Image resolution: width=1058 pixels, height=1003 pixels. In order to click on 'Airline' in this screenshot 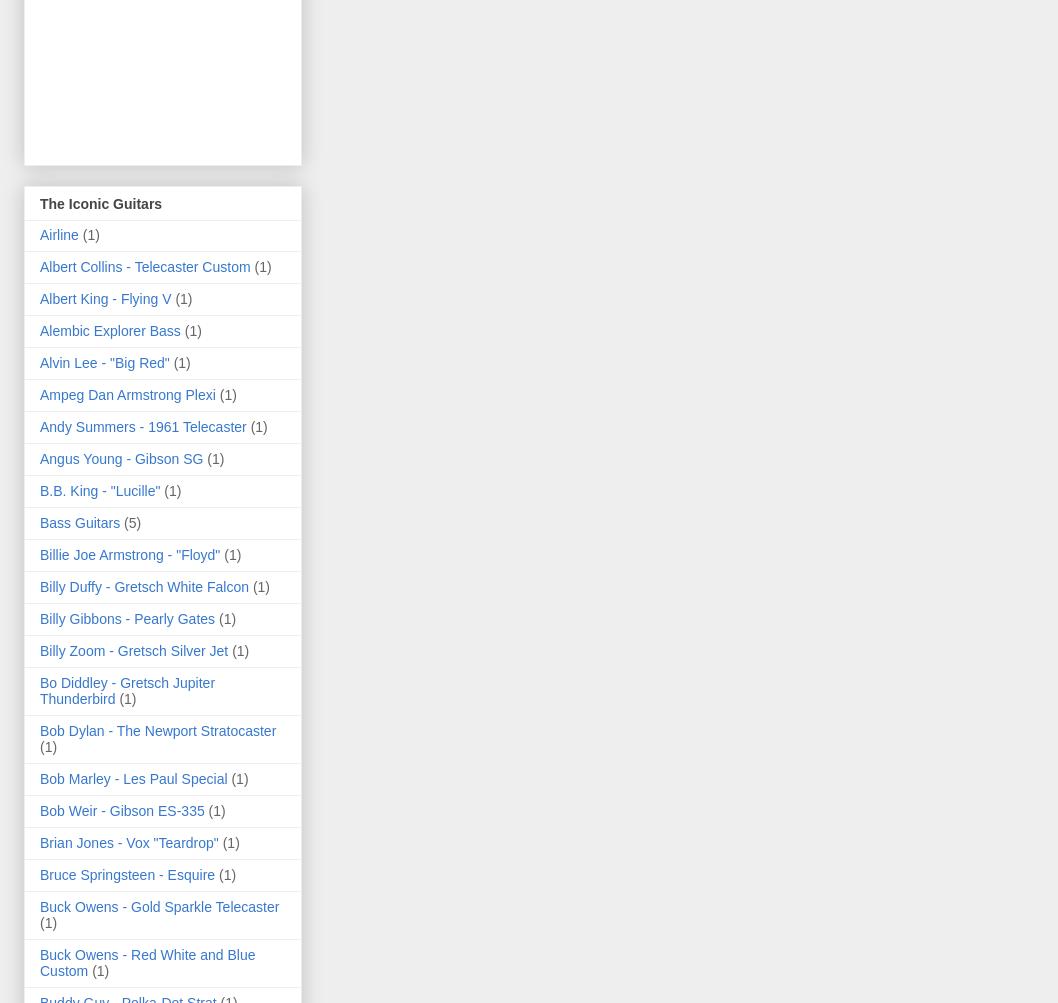, I will do `click(59, 233)`.